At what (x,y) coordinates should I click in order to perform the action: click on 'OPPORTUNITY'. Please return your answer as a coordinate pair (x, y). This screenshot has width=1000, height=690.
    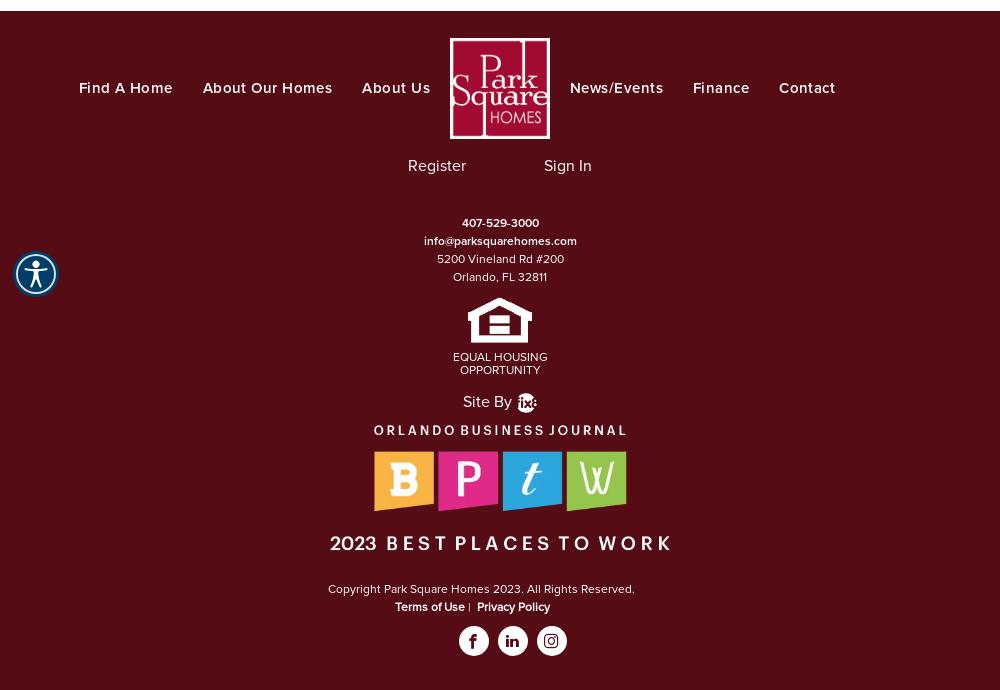
    Looking at the image, I should click on (498, 369).